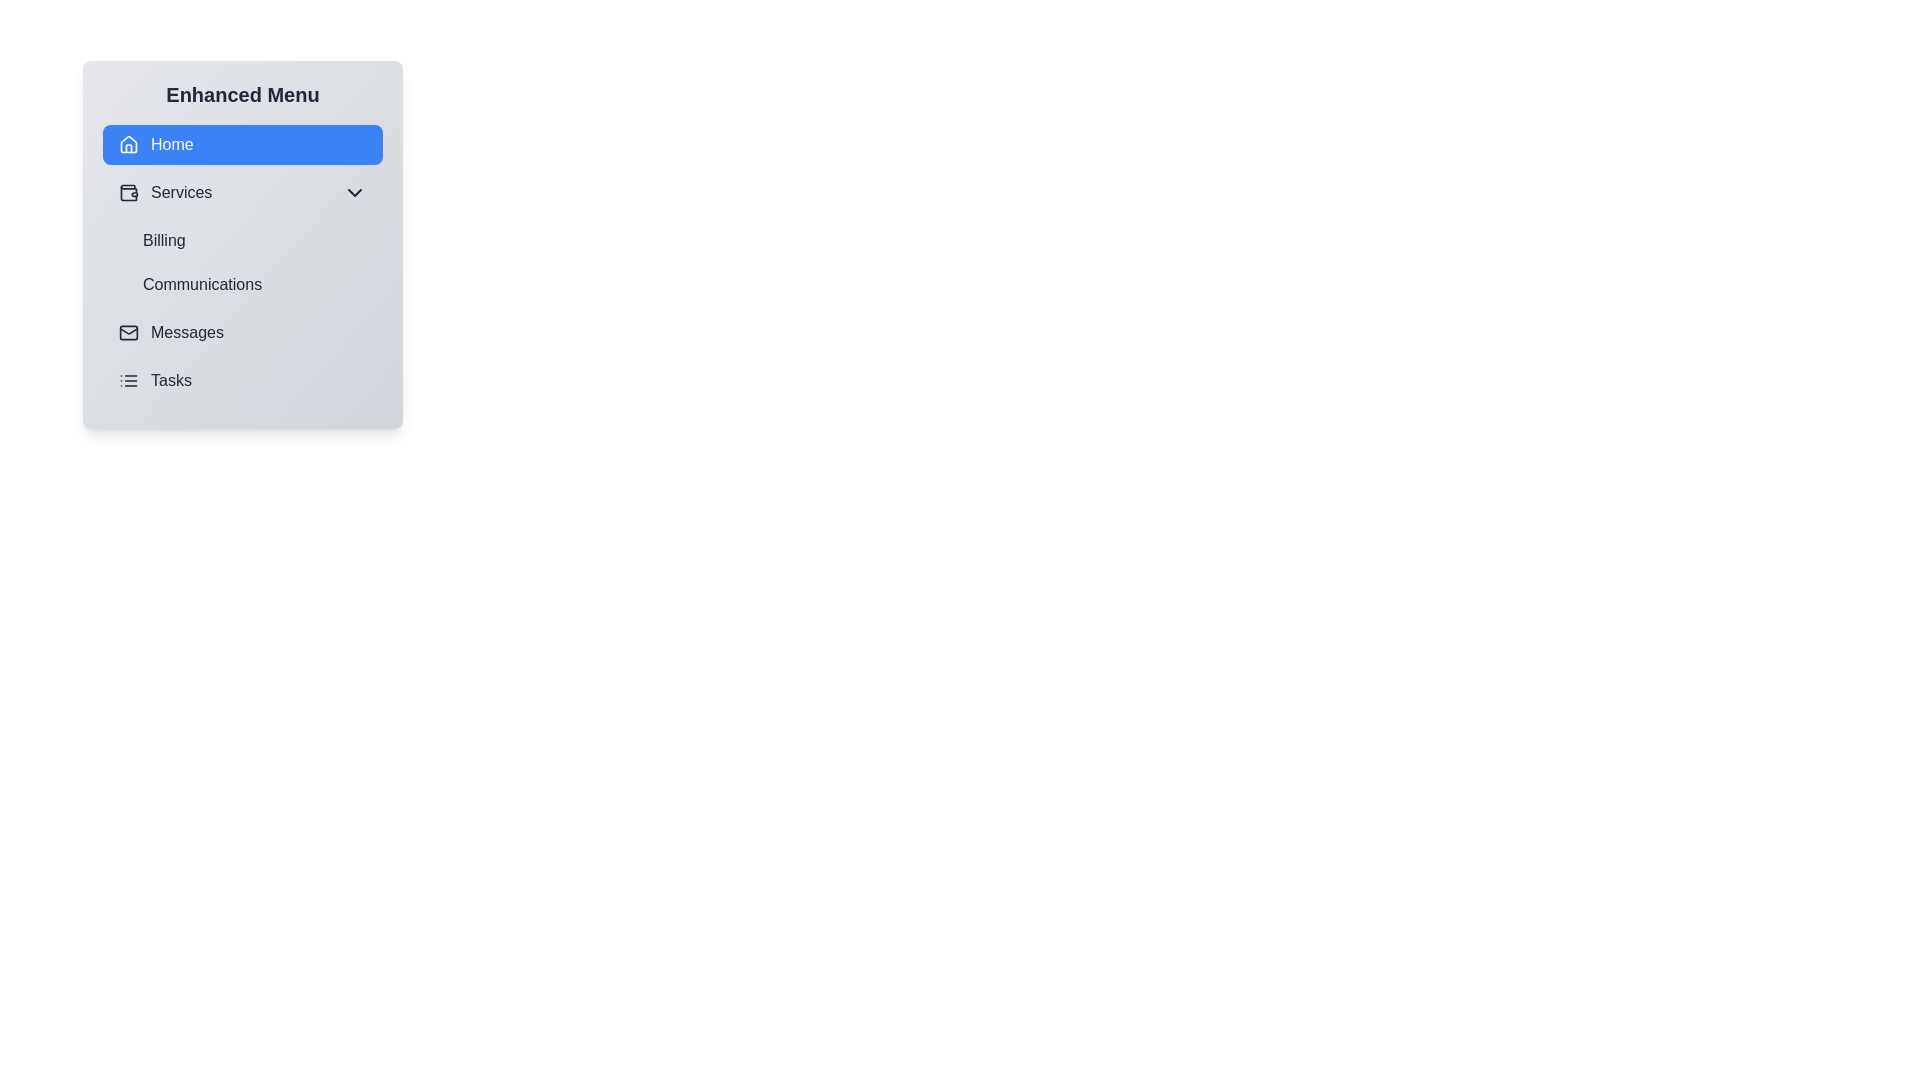 The width and height of the screenshot is (1920, 1080). What do you see at coordinates (128, 381) in the screenshot?
I see `the 'Tasks' icon in the lower part of the sidebar menu, which serves as a navigation aid to the 'Tasks' section` at bounding box center [128, 381].